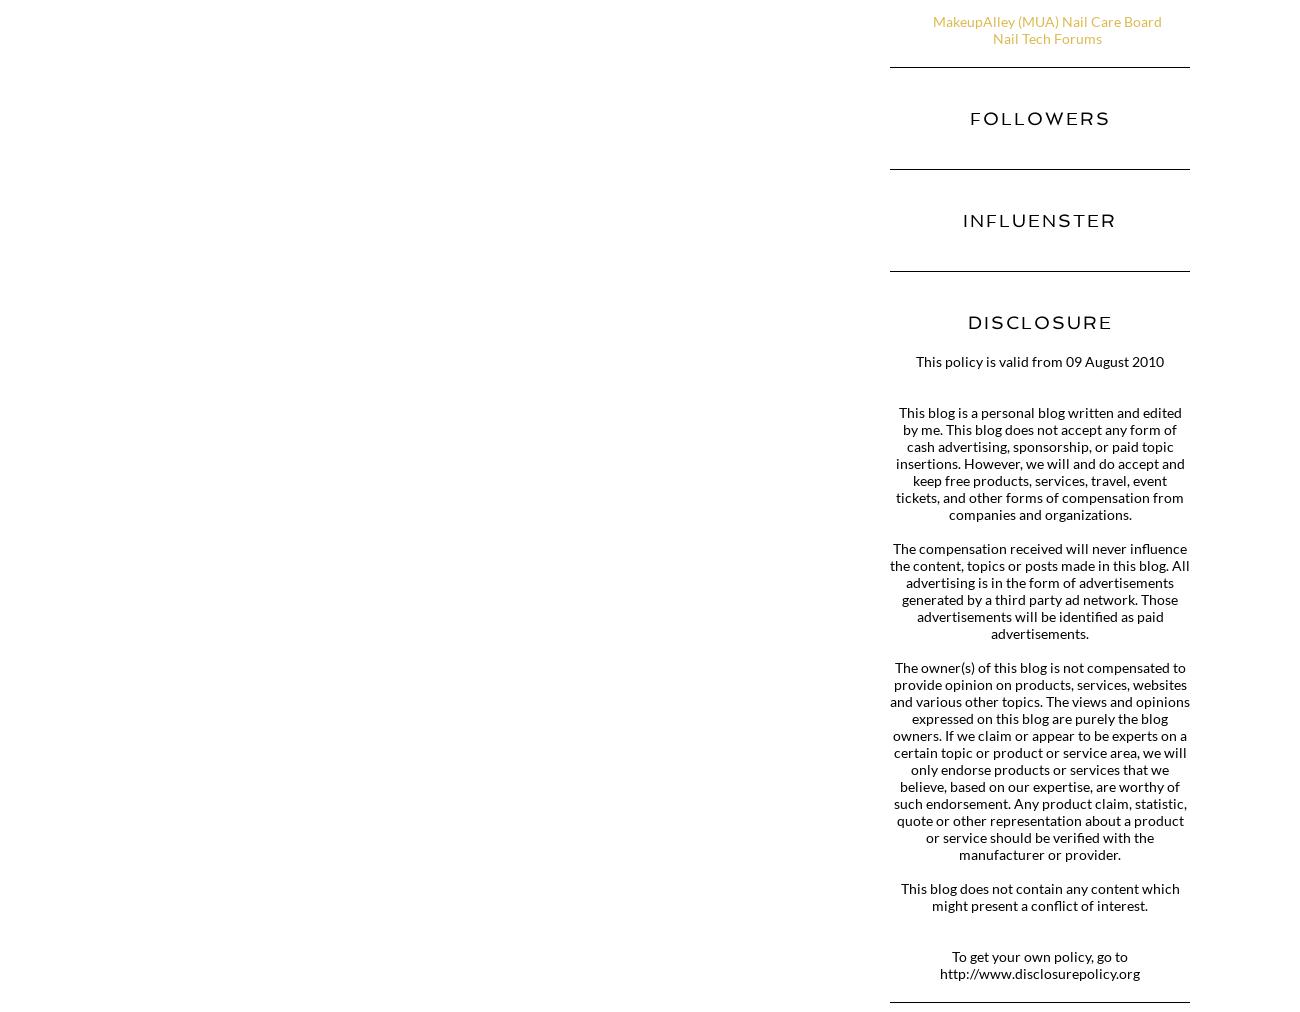 The width and height of the screenshot is (1300, 1012). I want to click on 'Followers', so click(1039, 117).